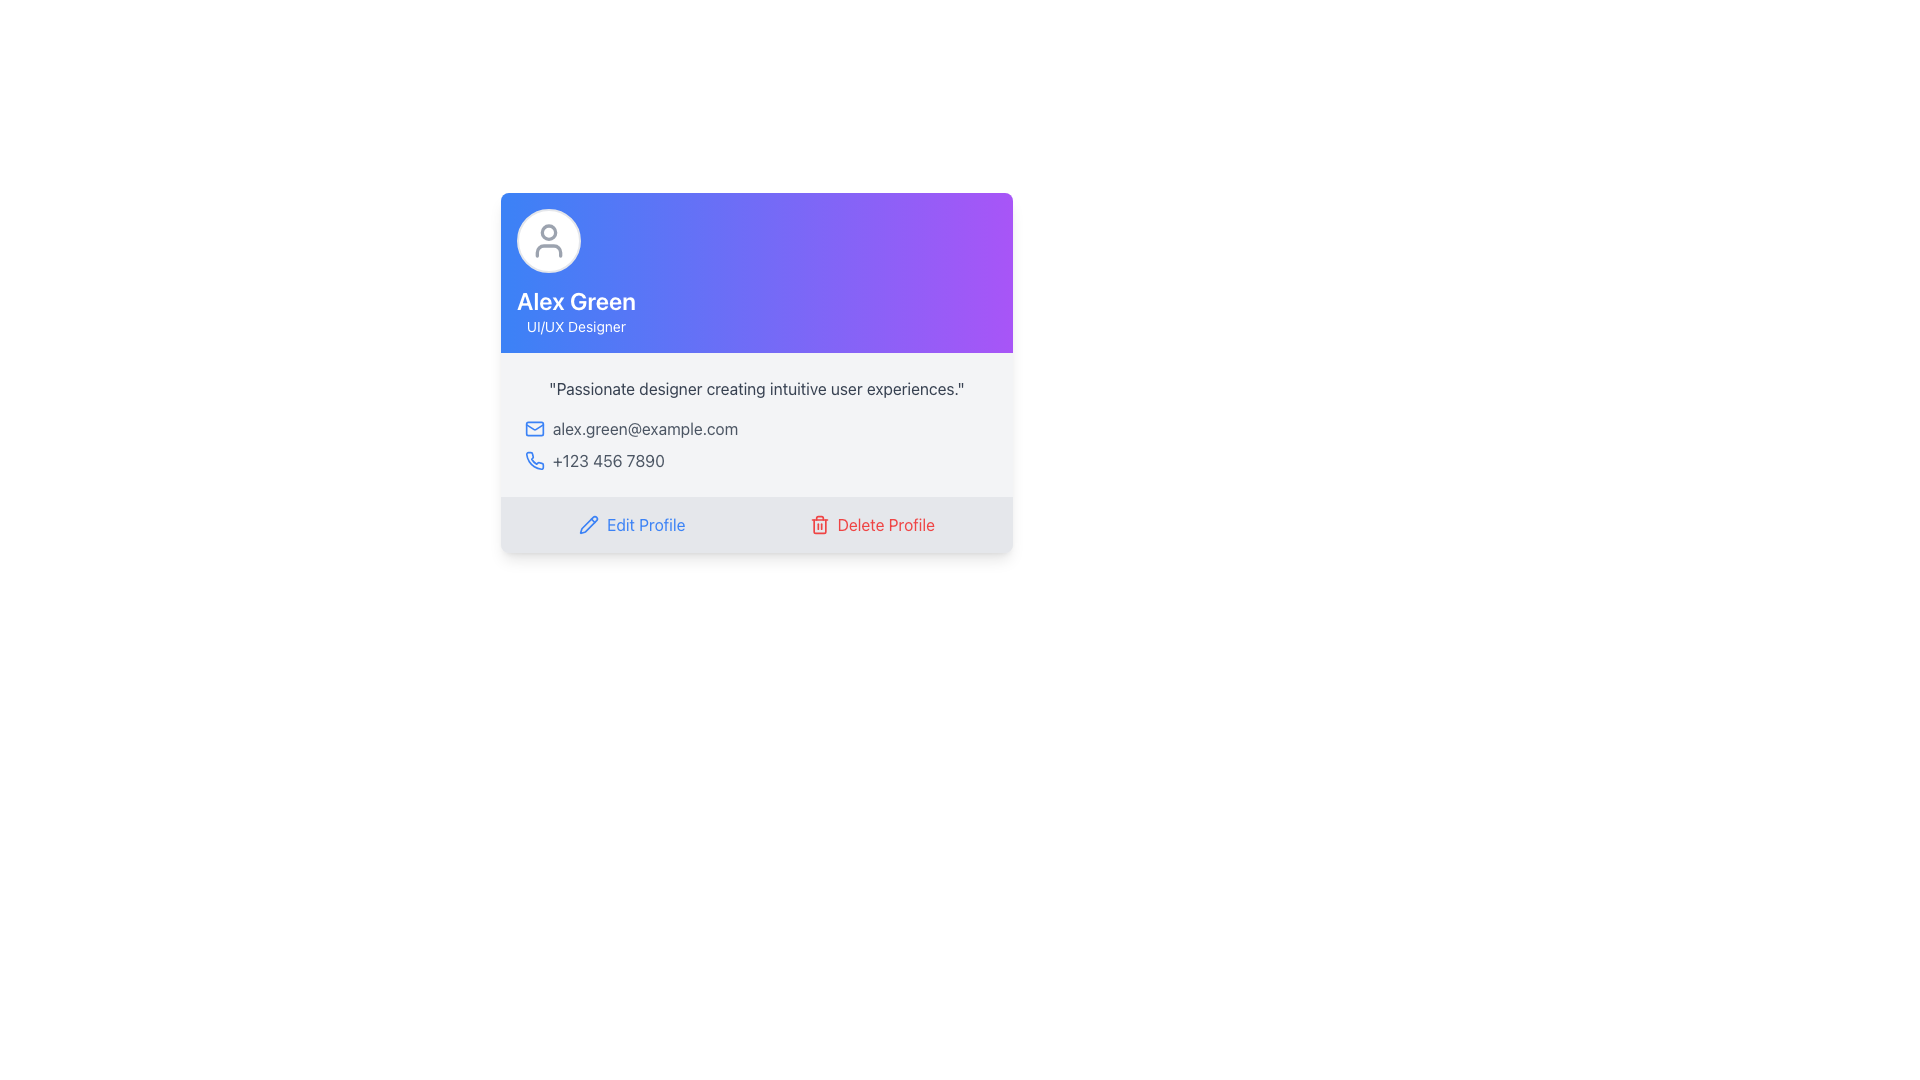 The height and width of the screenshot is (1080, 1920). Describe the element at coordinates (575, 300) in the screenshot. I see `the text 'Alex Green' displayed in the profile card's upper section, centered within the gradient blue-purple area` at that location.